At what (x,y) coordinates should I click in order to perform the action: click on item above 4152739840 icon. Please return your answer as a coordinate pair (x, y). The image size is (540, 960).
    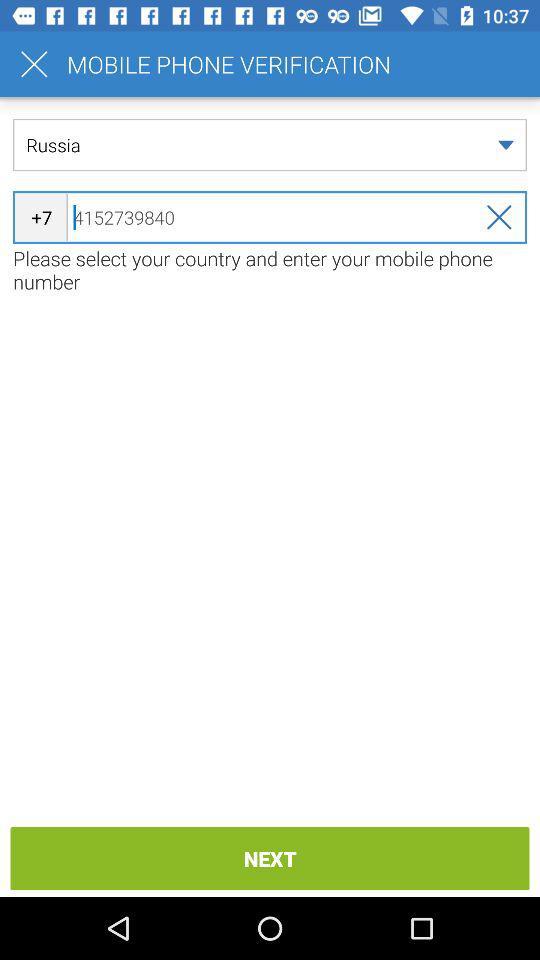
    Looking at the image, I should click on (270, 144).